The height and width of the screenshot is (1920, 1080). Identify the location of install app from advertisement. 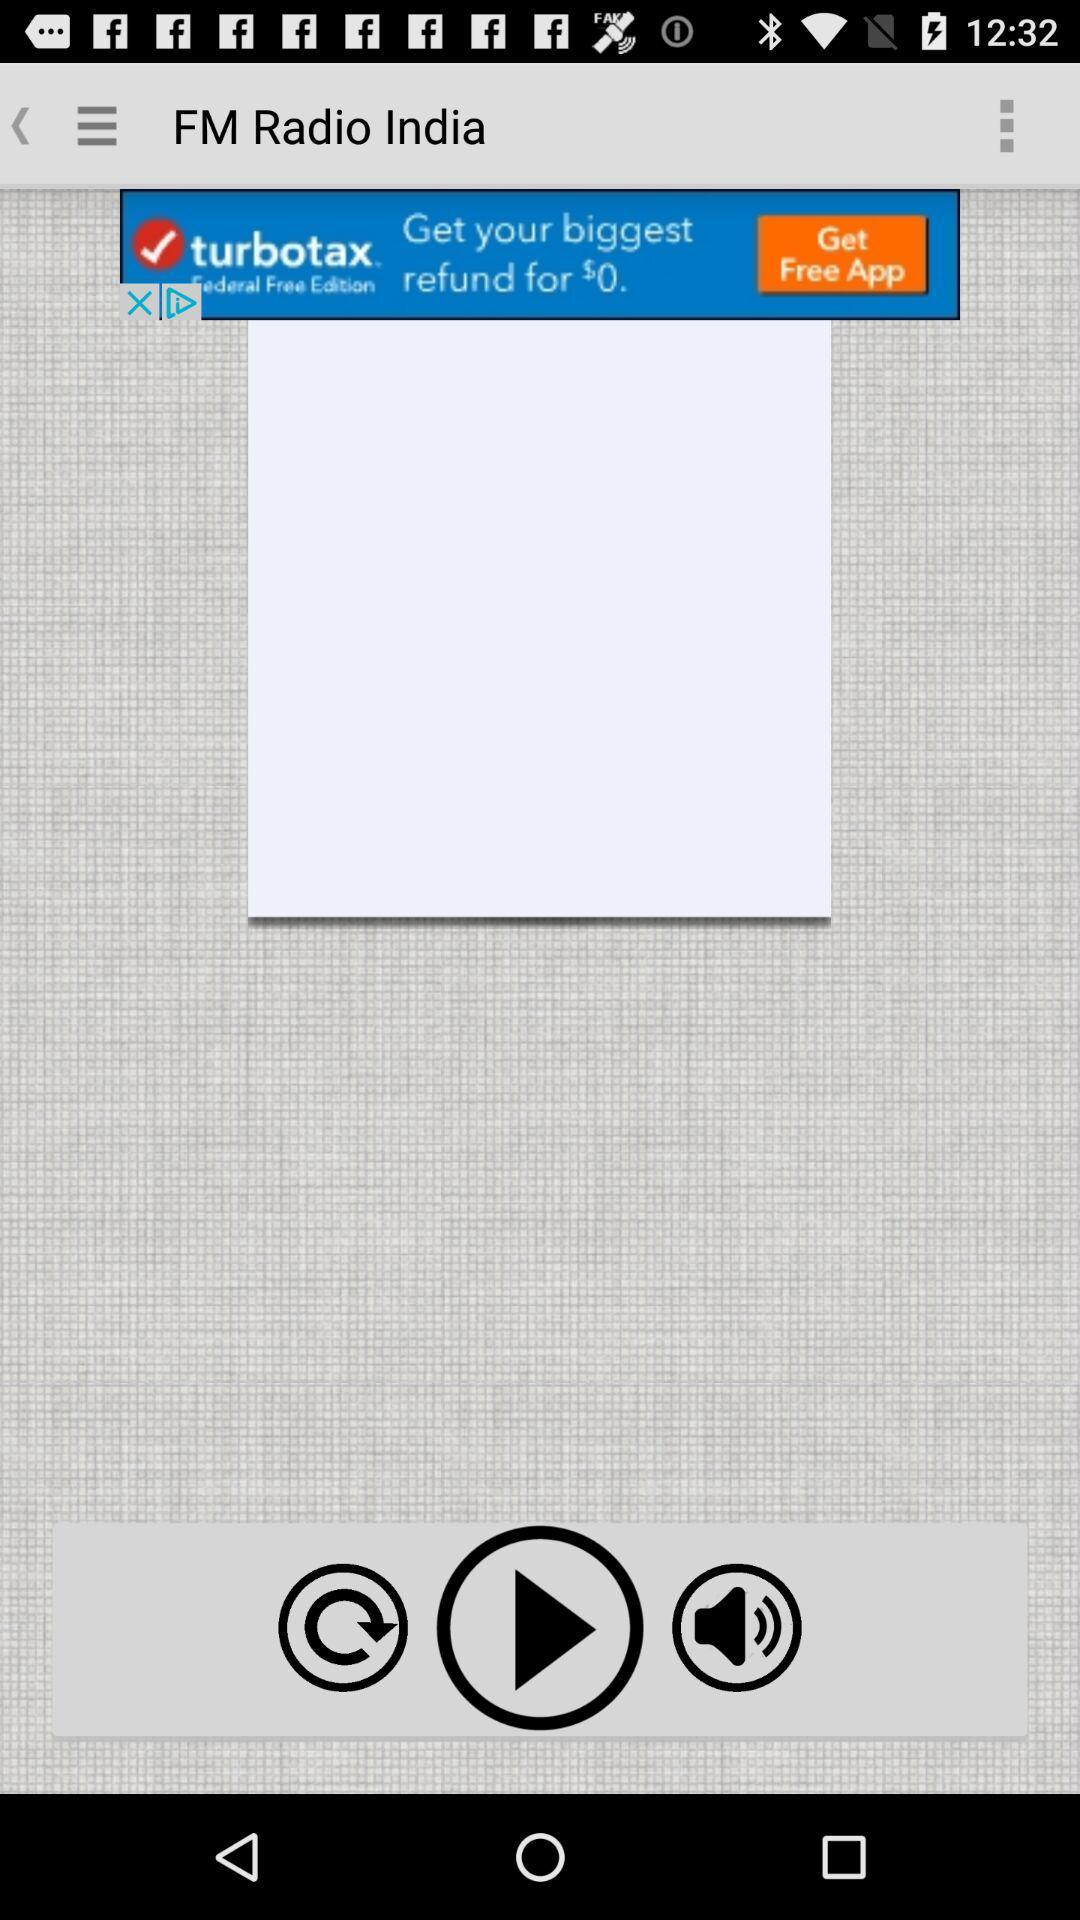
(540, 253).